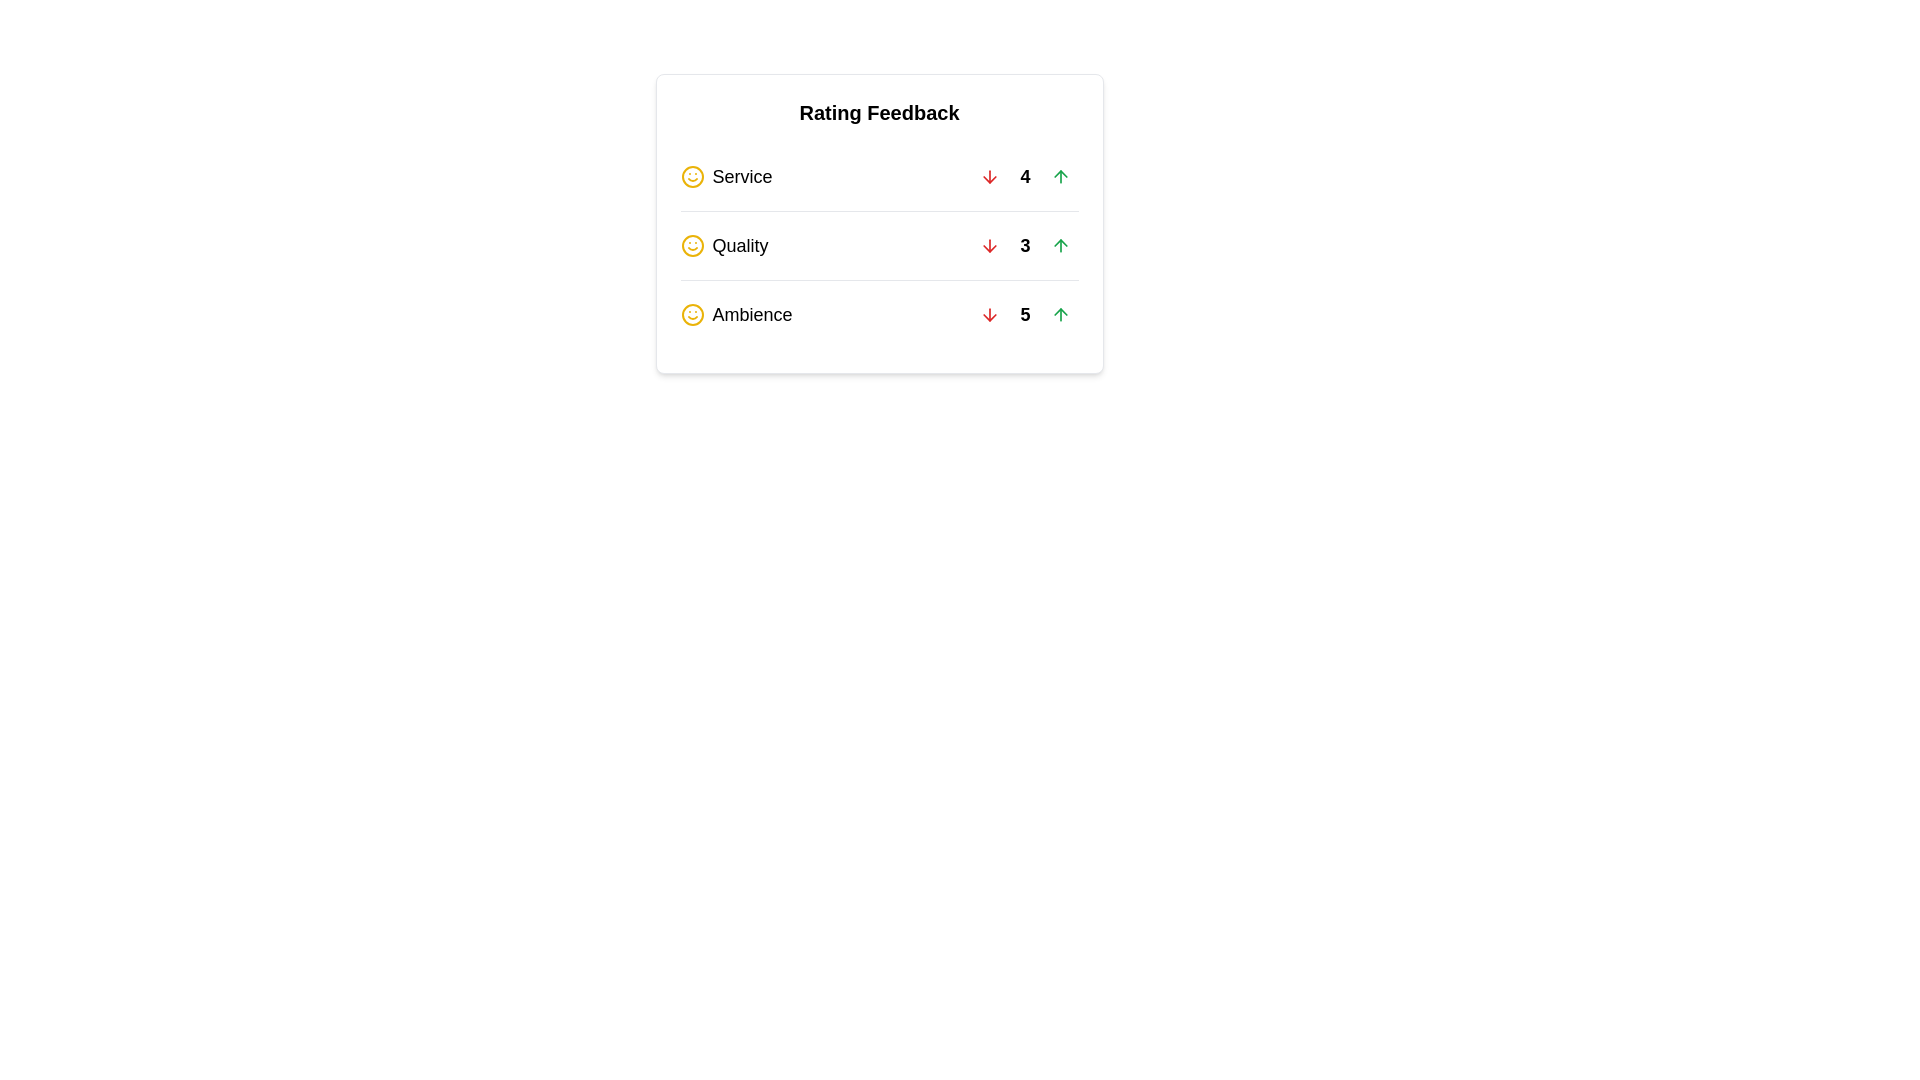  Describe the element at coordinates (879, 244) in the screenshot. I see `ratings displayed in the Row element for 'Quality' which includes emojis, text, and numerical ratings, positioned centrally between the 'Service' and 'Ambience' rows` at that location.